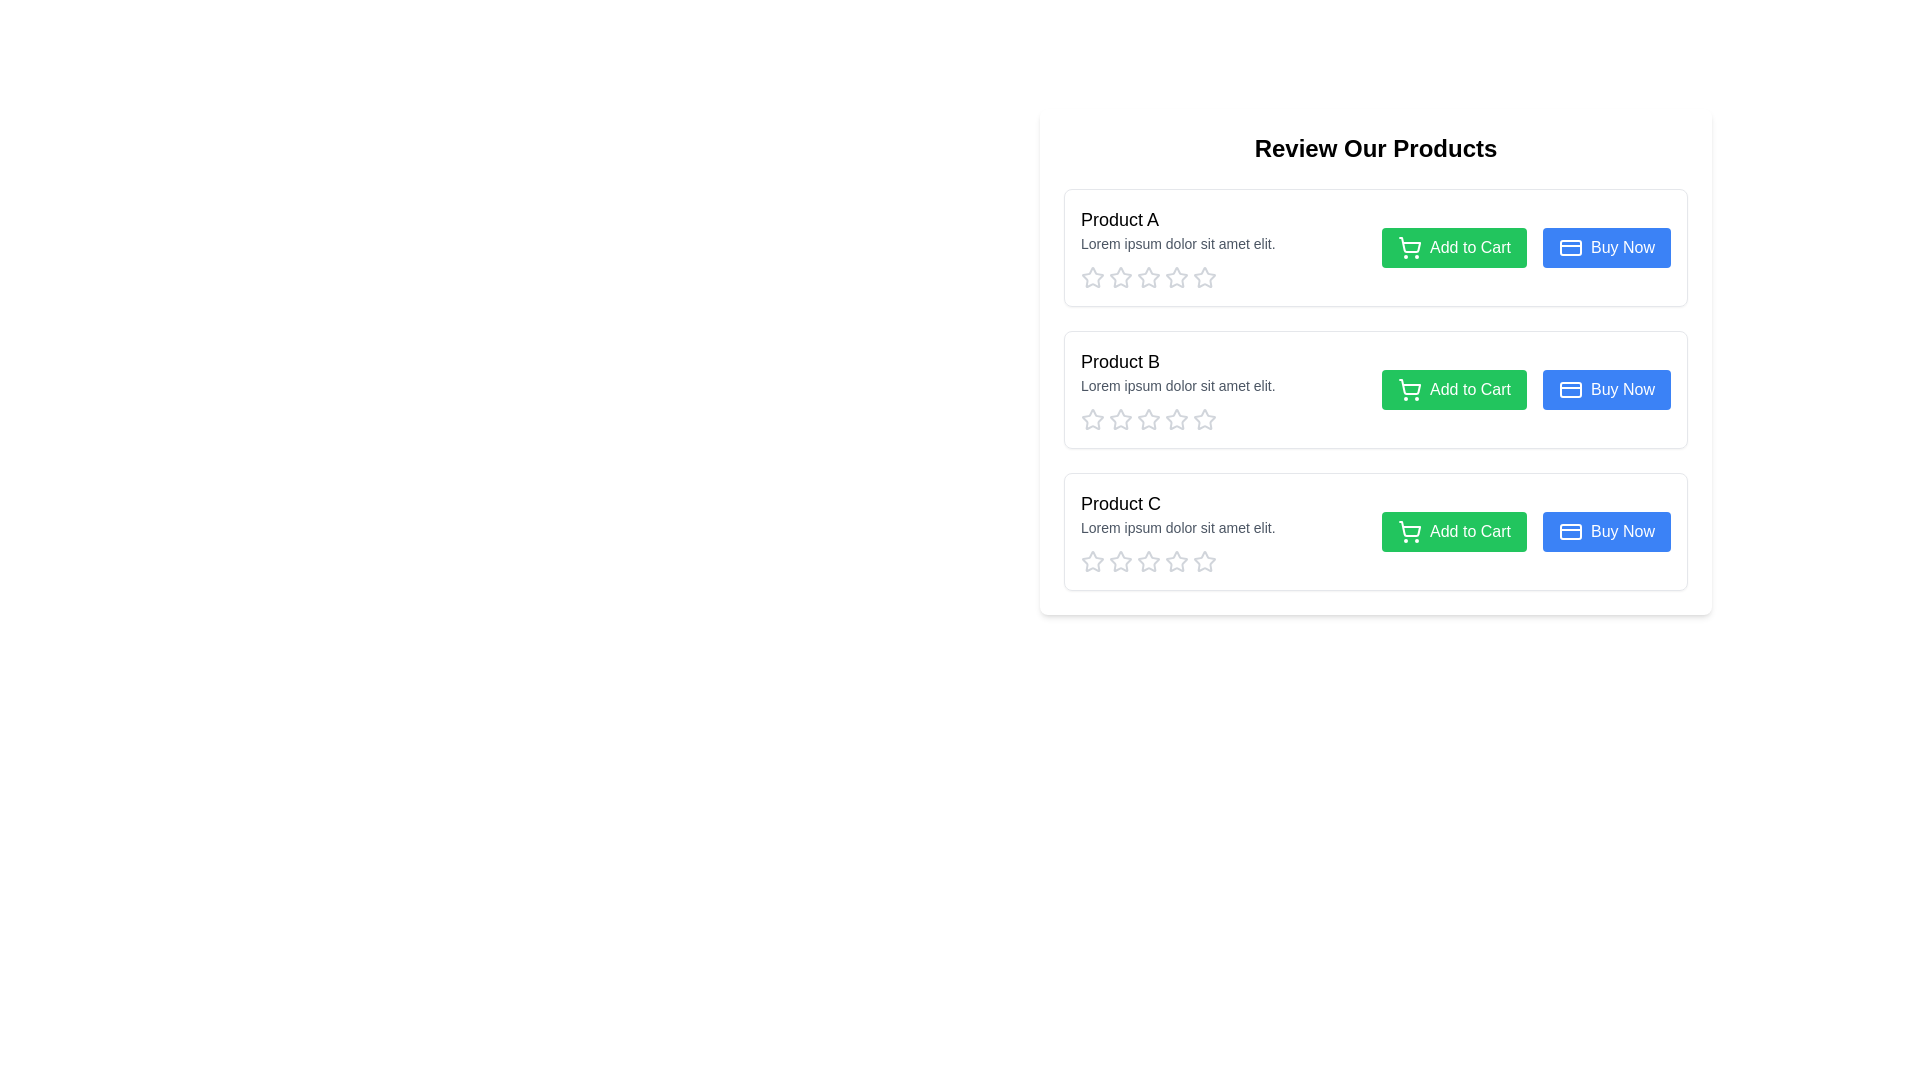 The height and width of the screenshot is (1080, 1920). I want to click on the text 'Product A' which is the main heading in the product description section, positioned at the top-left corner of the first product card, so click(1118, 219).